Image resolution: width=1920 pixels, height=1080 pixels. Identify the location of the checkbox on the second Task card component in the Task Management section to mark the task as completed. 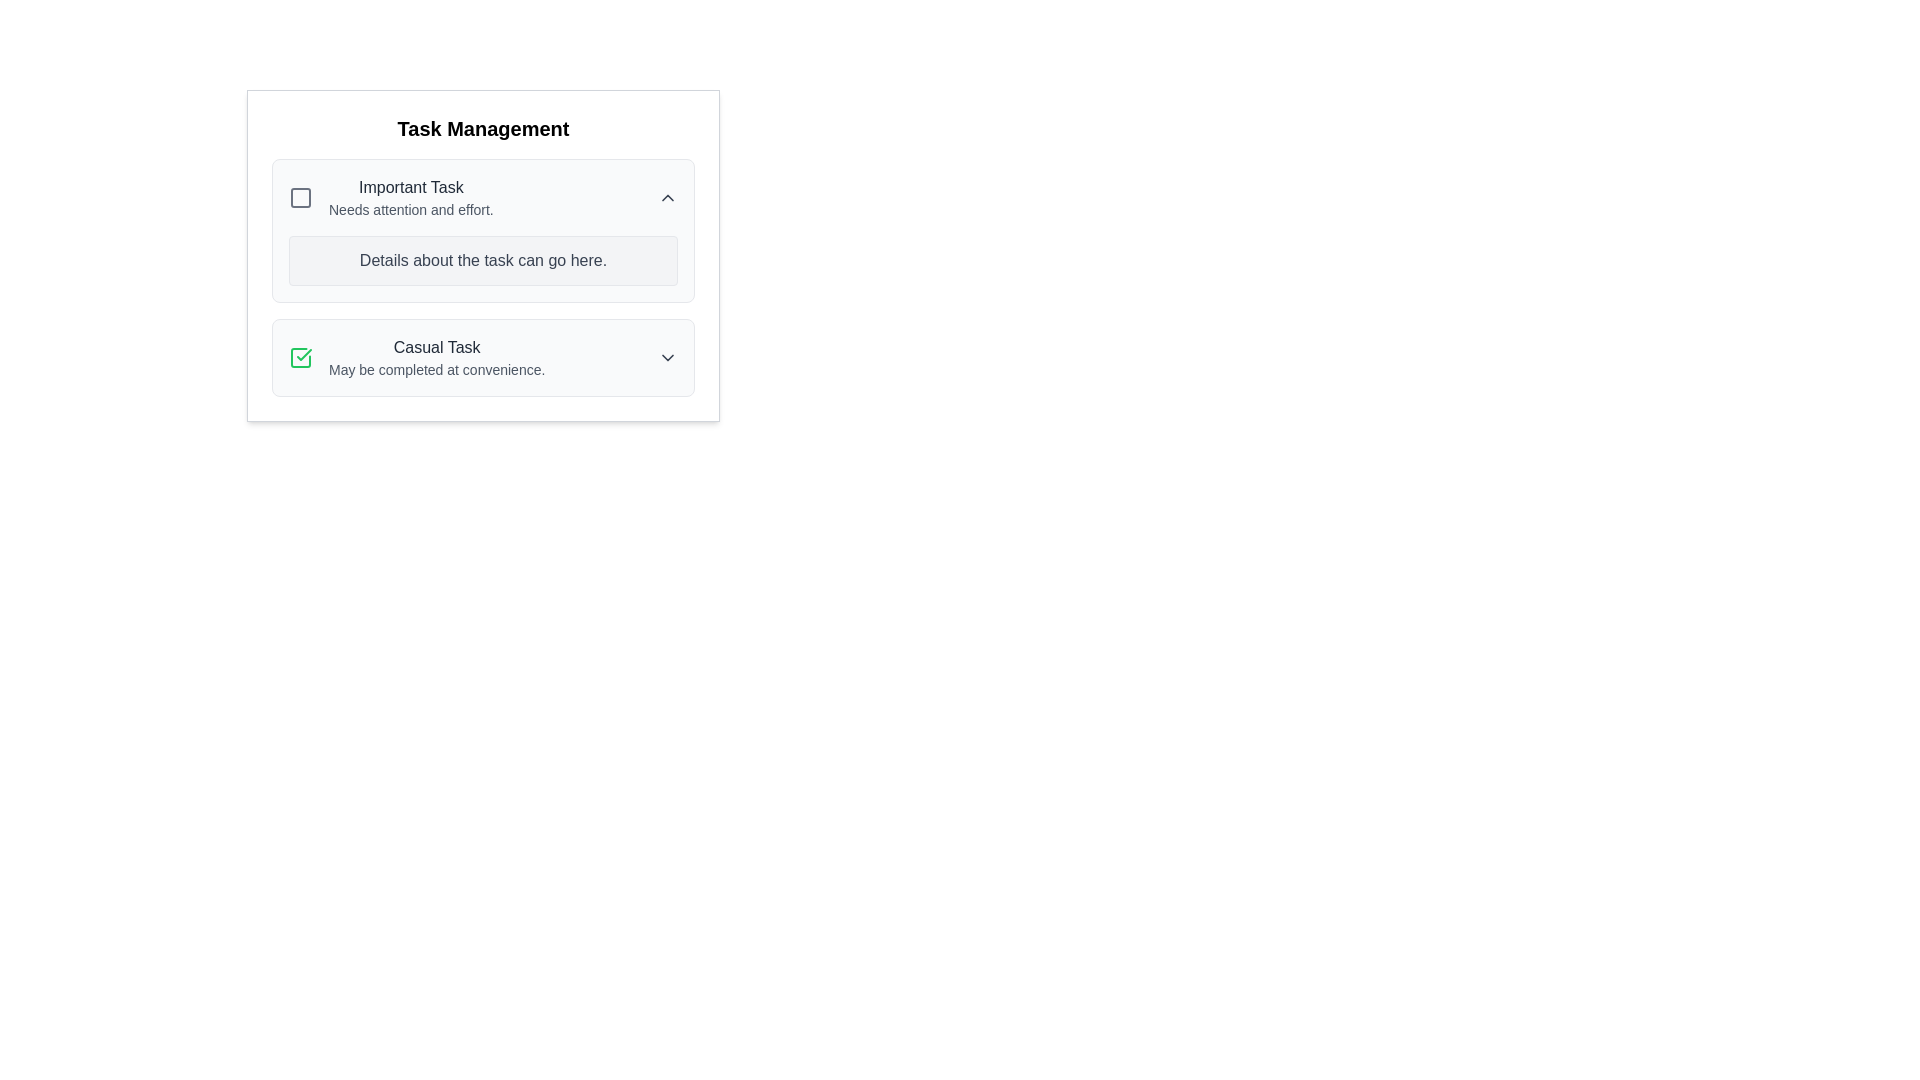
(483, 357).